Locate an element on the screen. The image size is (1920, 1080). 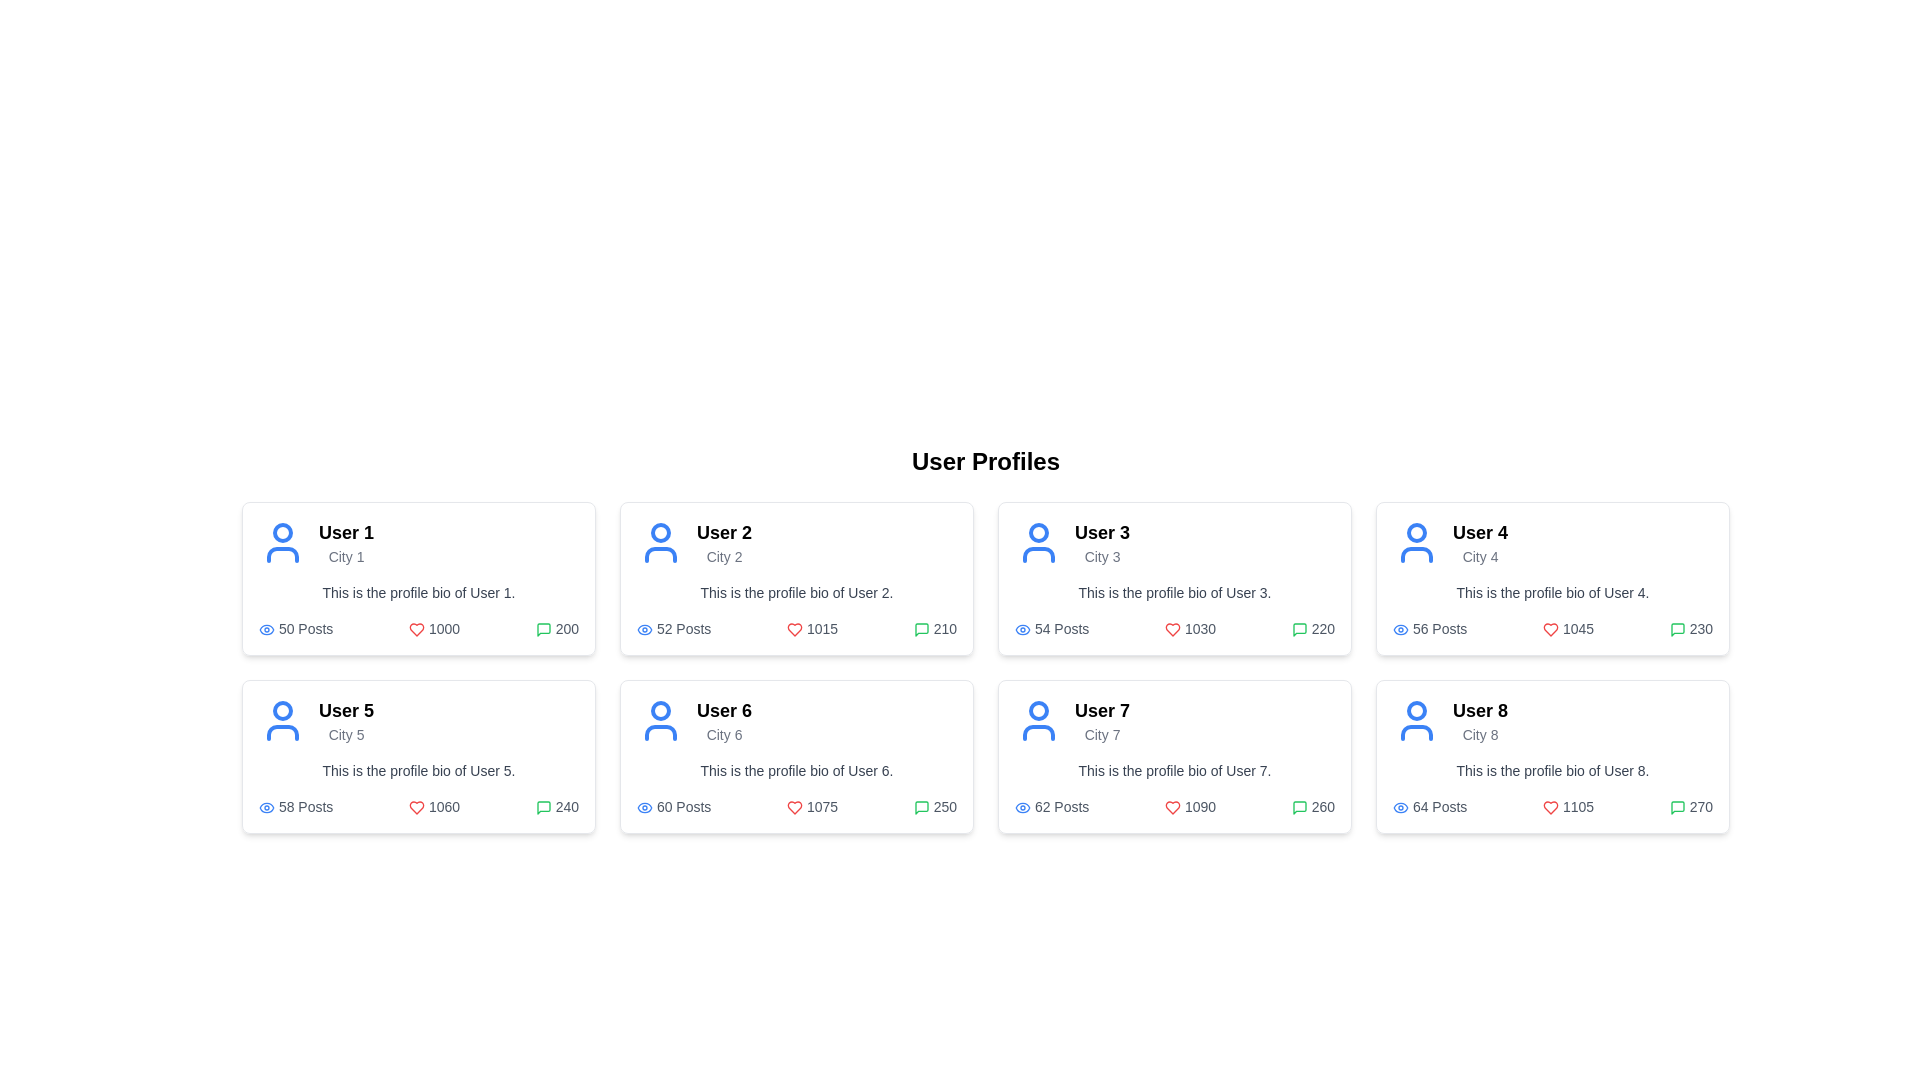
the statistics display element located at the bottom of the 'User 6' card is located at coordinates (795, 805).